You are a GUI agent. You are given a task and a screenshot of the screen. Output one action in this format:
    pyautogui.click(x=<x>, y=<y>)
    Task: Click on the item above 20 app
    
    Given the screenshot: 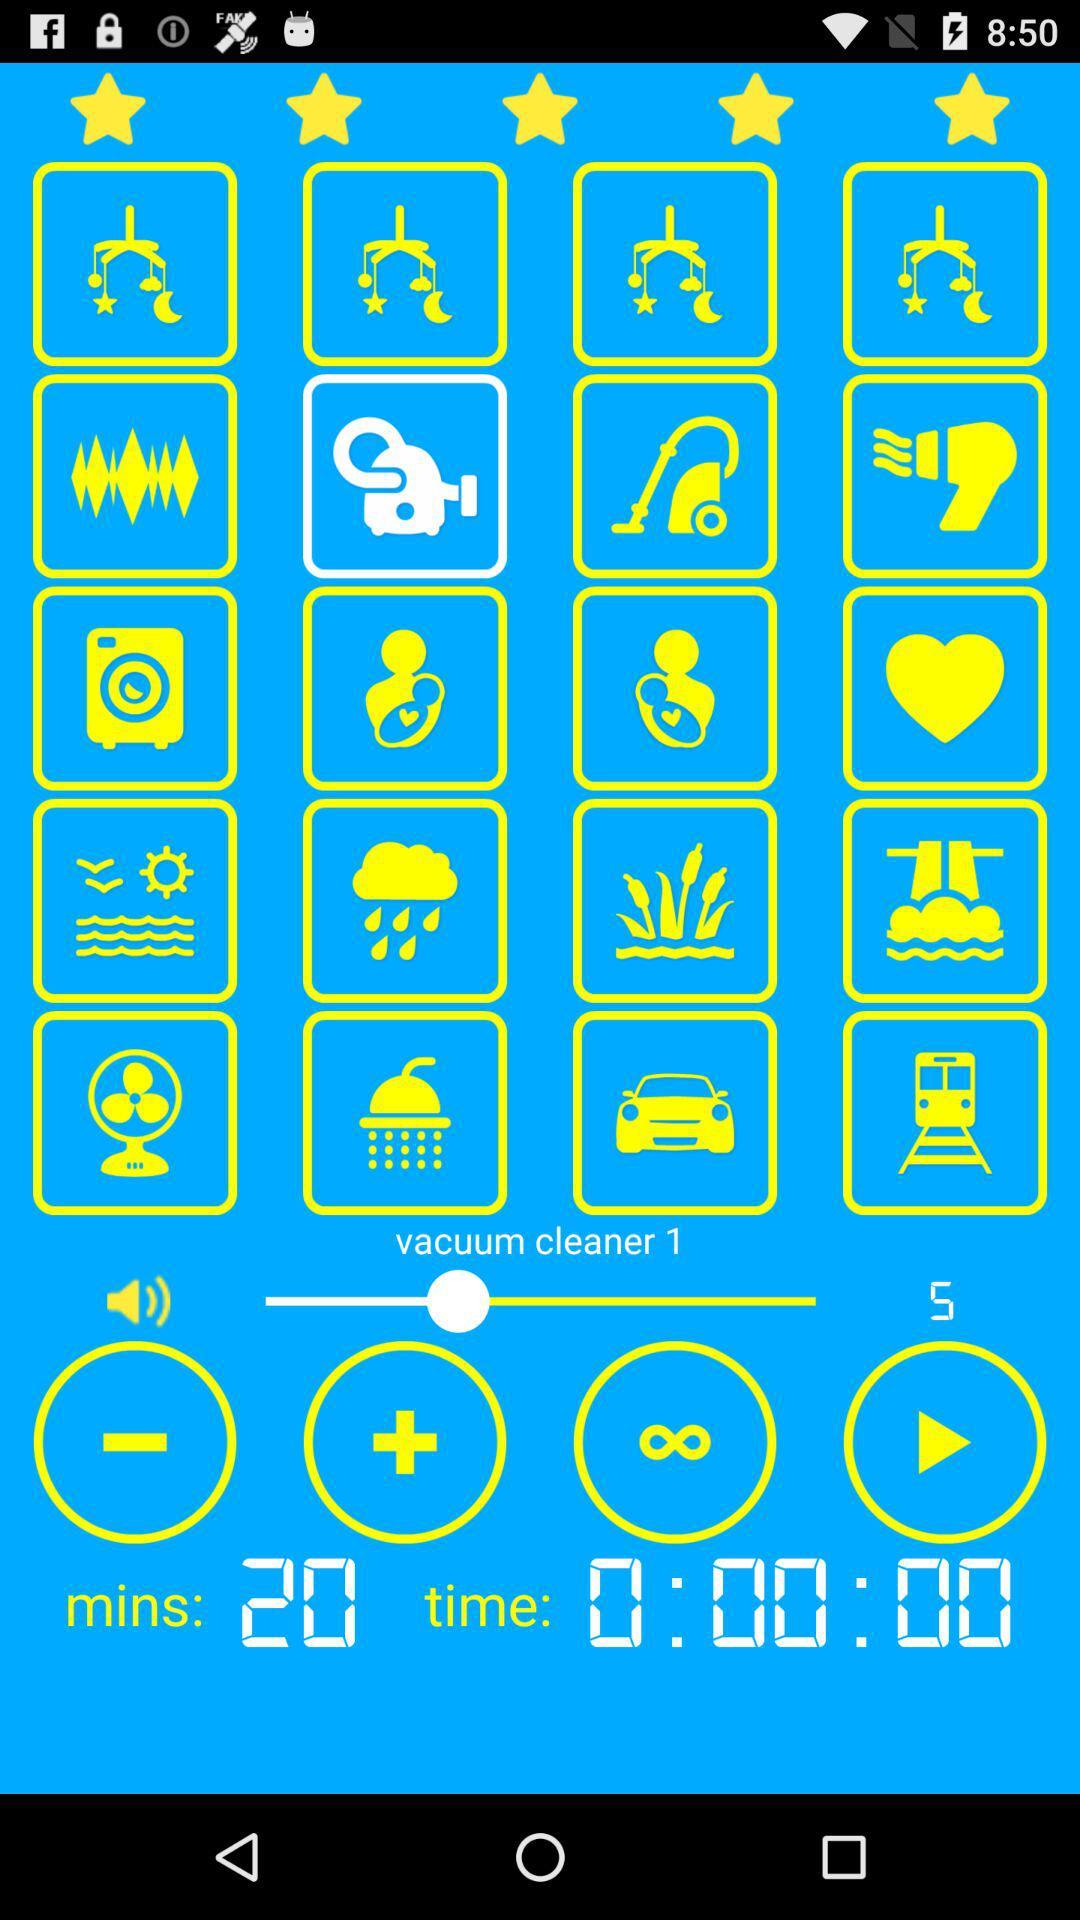 What is the action you would take?
    pyautogui.click(x=405, y=1442)
    